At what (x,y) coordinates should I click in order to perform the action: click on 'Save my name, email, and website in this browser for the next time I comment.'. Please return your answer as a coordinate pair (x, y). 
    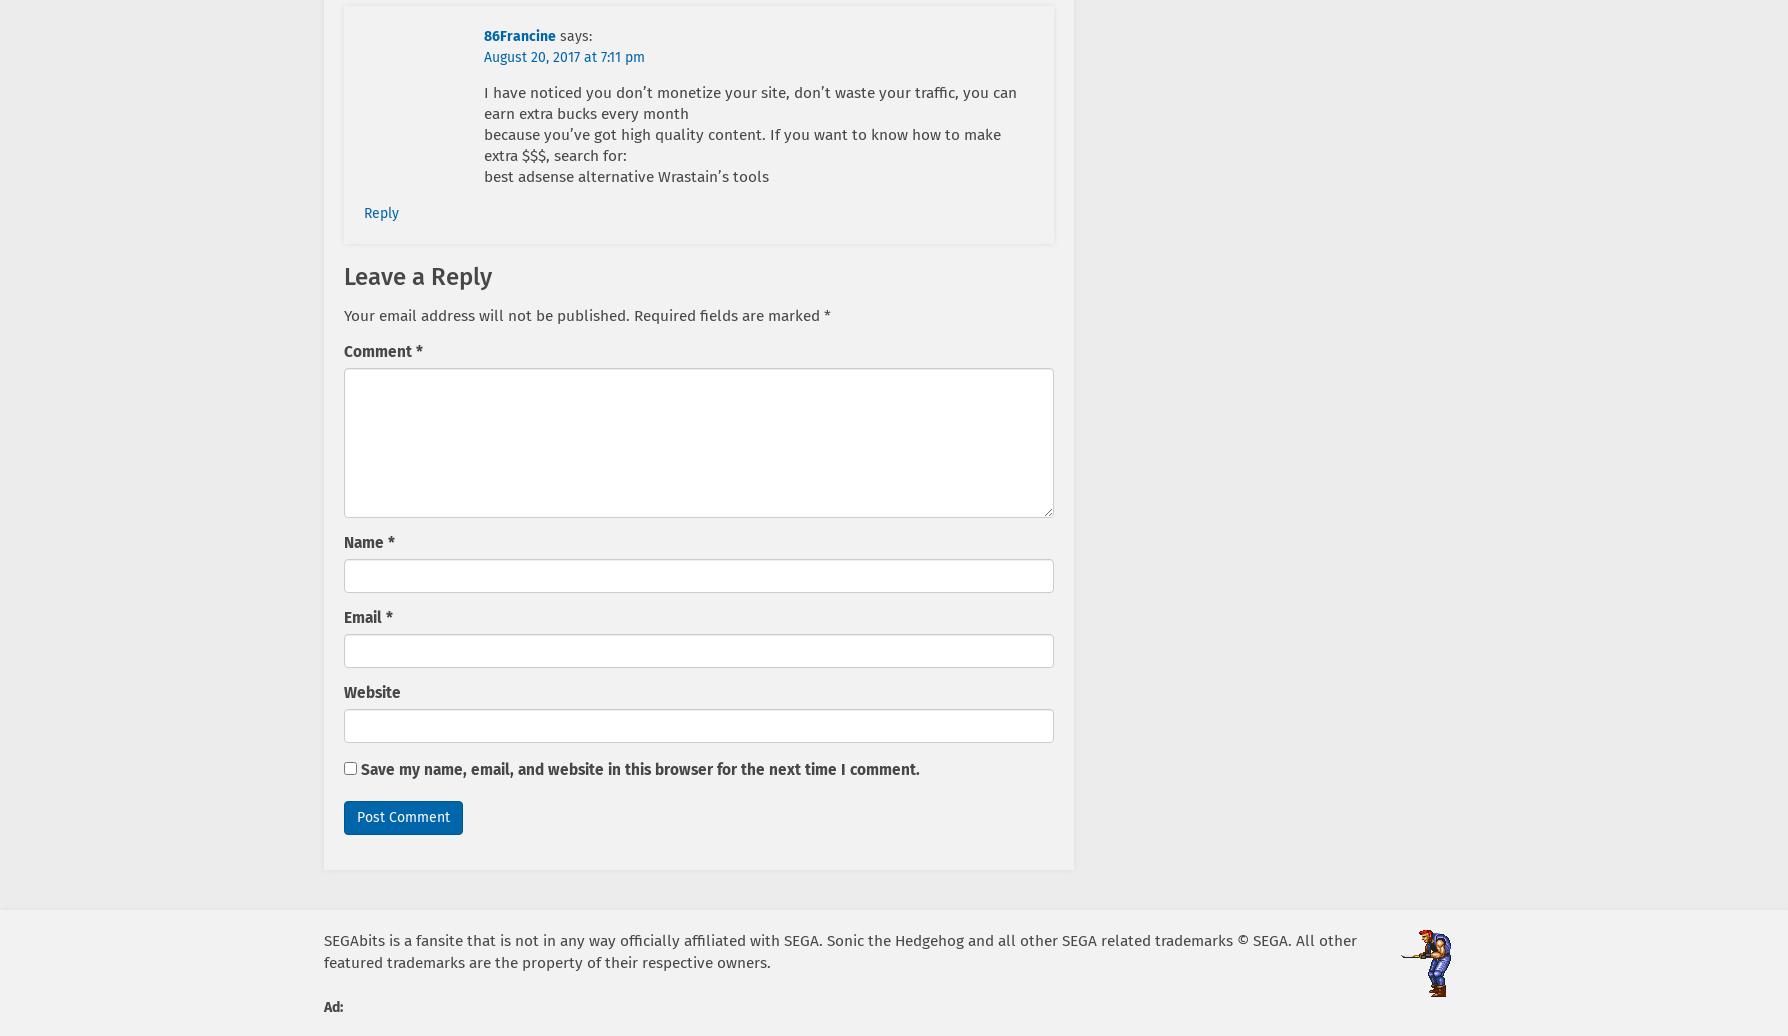
    Looking at the image, I should click on (640, 769).